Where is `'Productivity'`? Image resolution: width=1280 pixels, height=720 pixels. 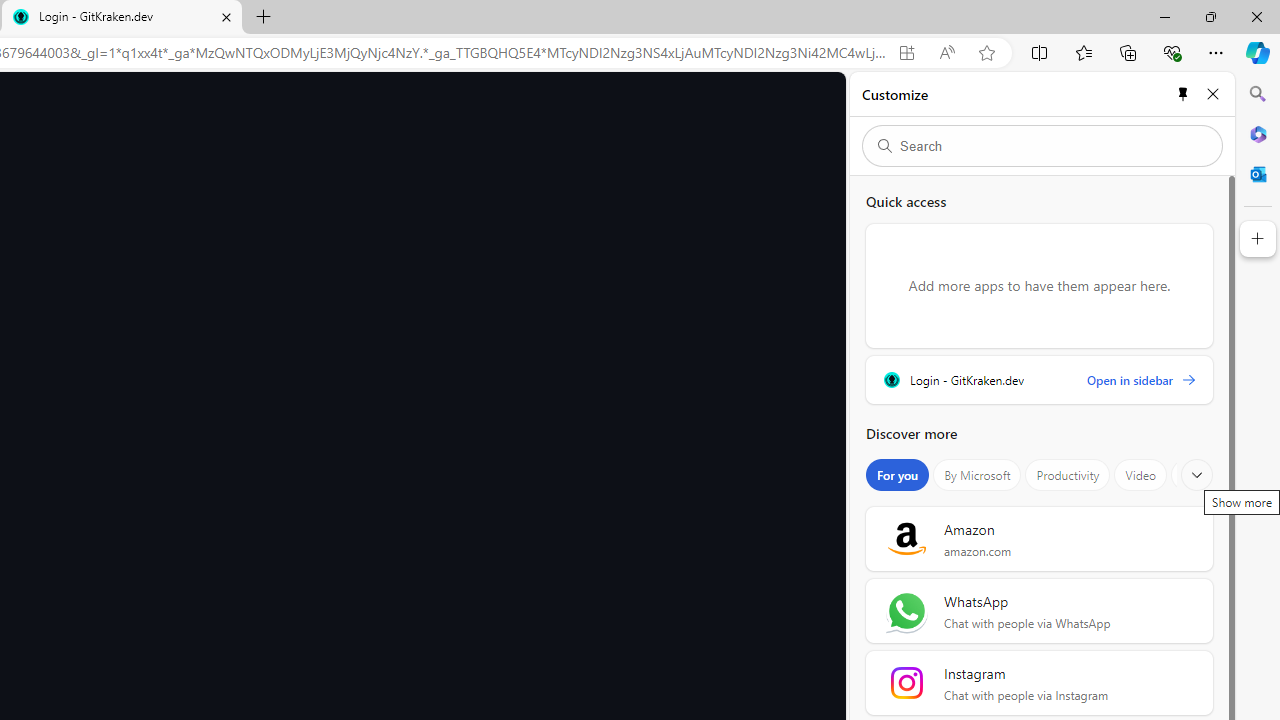 'Productivity' is located at coordinates (1067, 475).